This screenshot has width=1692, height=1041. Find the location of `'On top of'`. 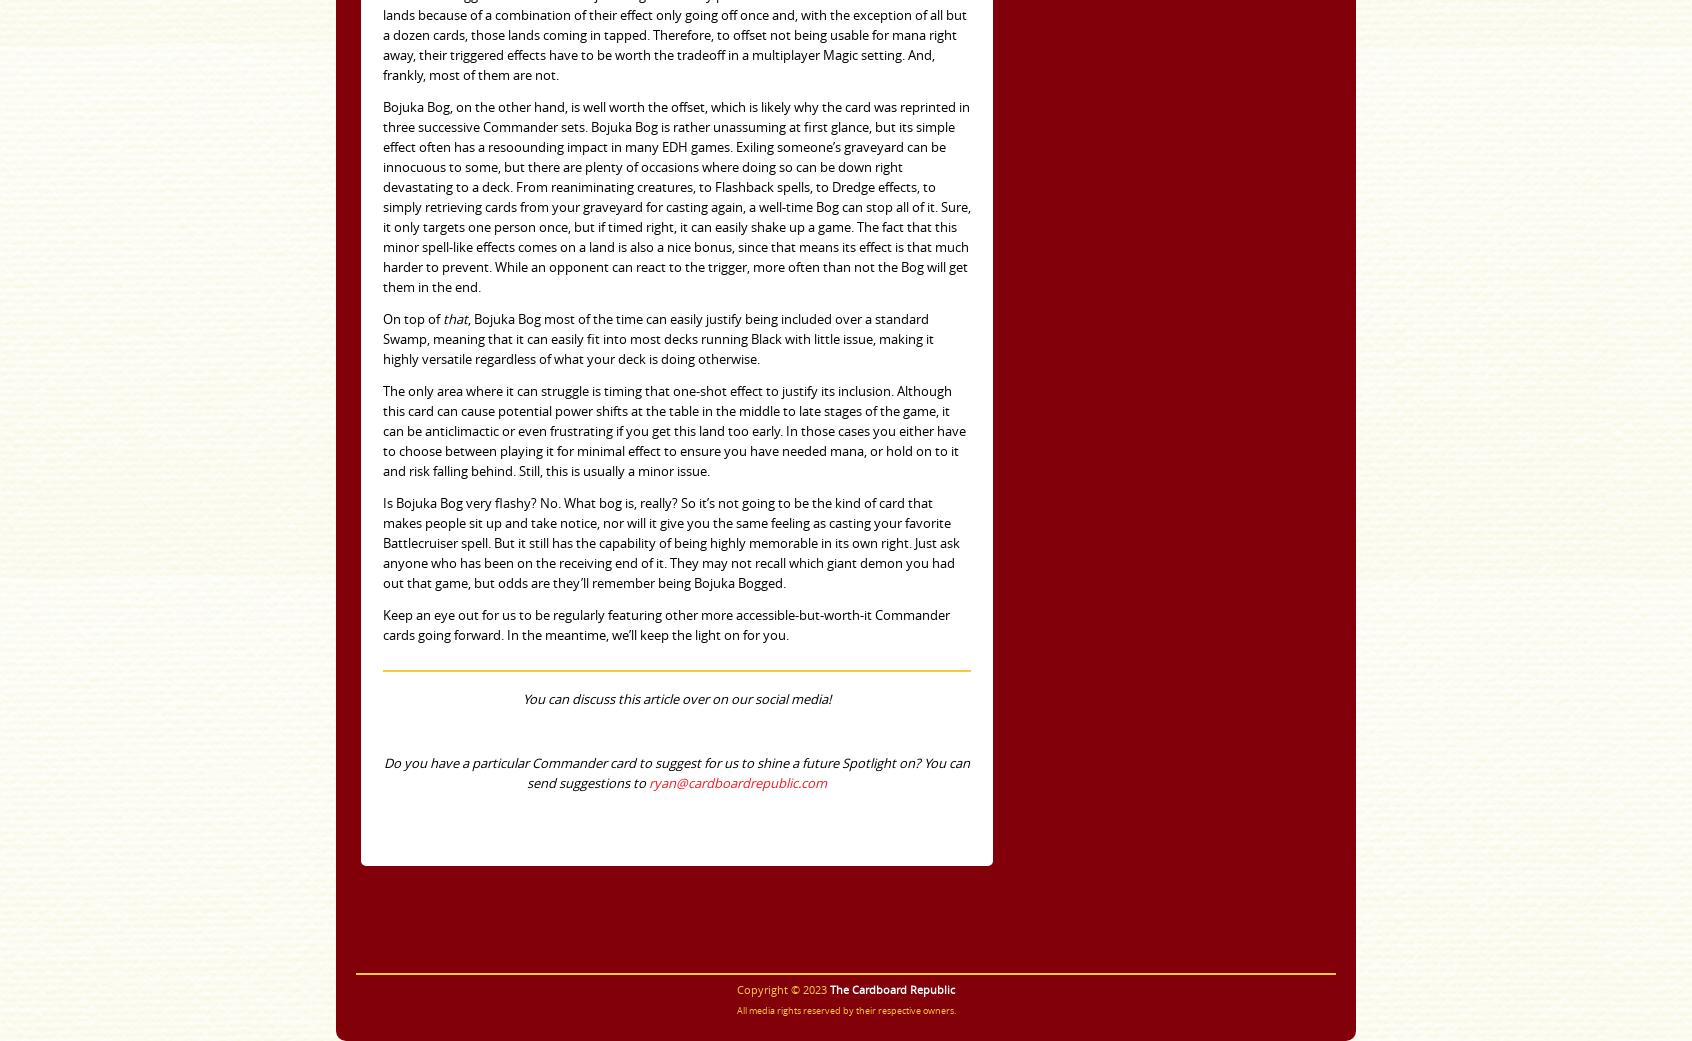

'On top of' is located at coordinates (413, 319).